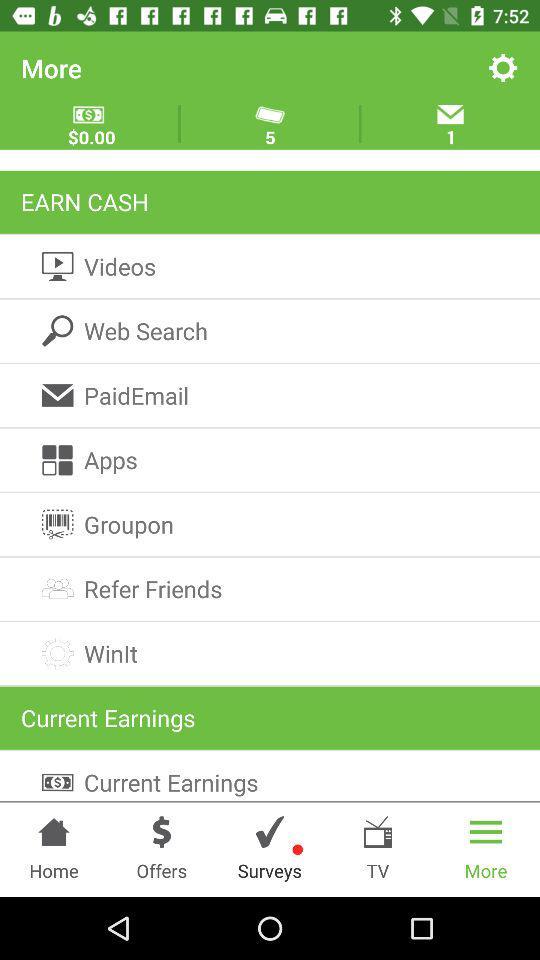  Describe the element at coordinates (270, 202) in the screenshot. I see `the earn cash` at that location.